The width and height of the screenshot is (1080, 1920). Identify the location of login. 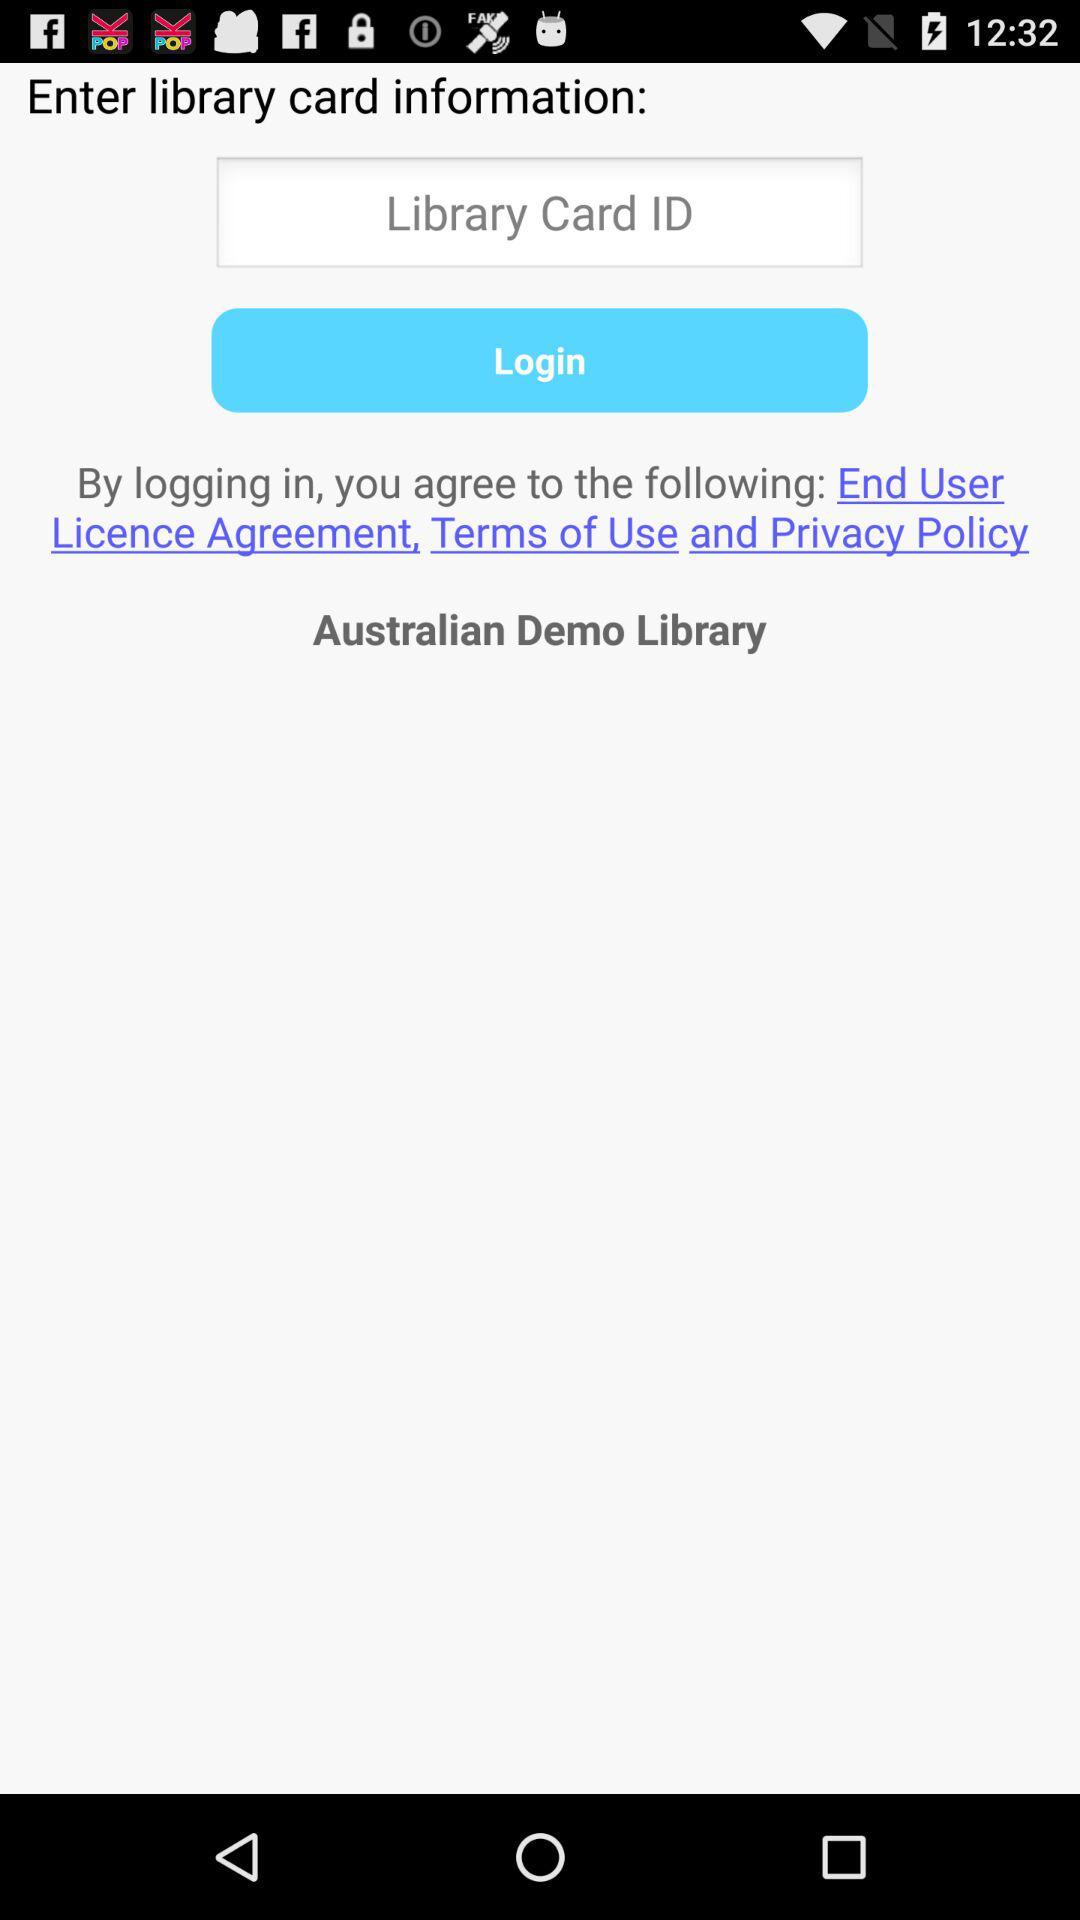
(538, 360).